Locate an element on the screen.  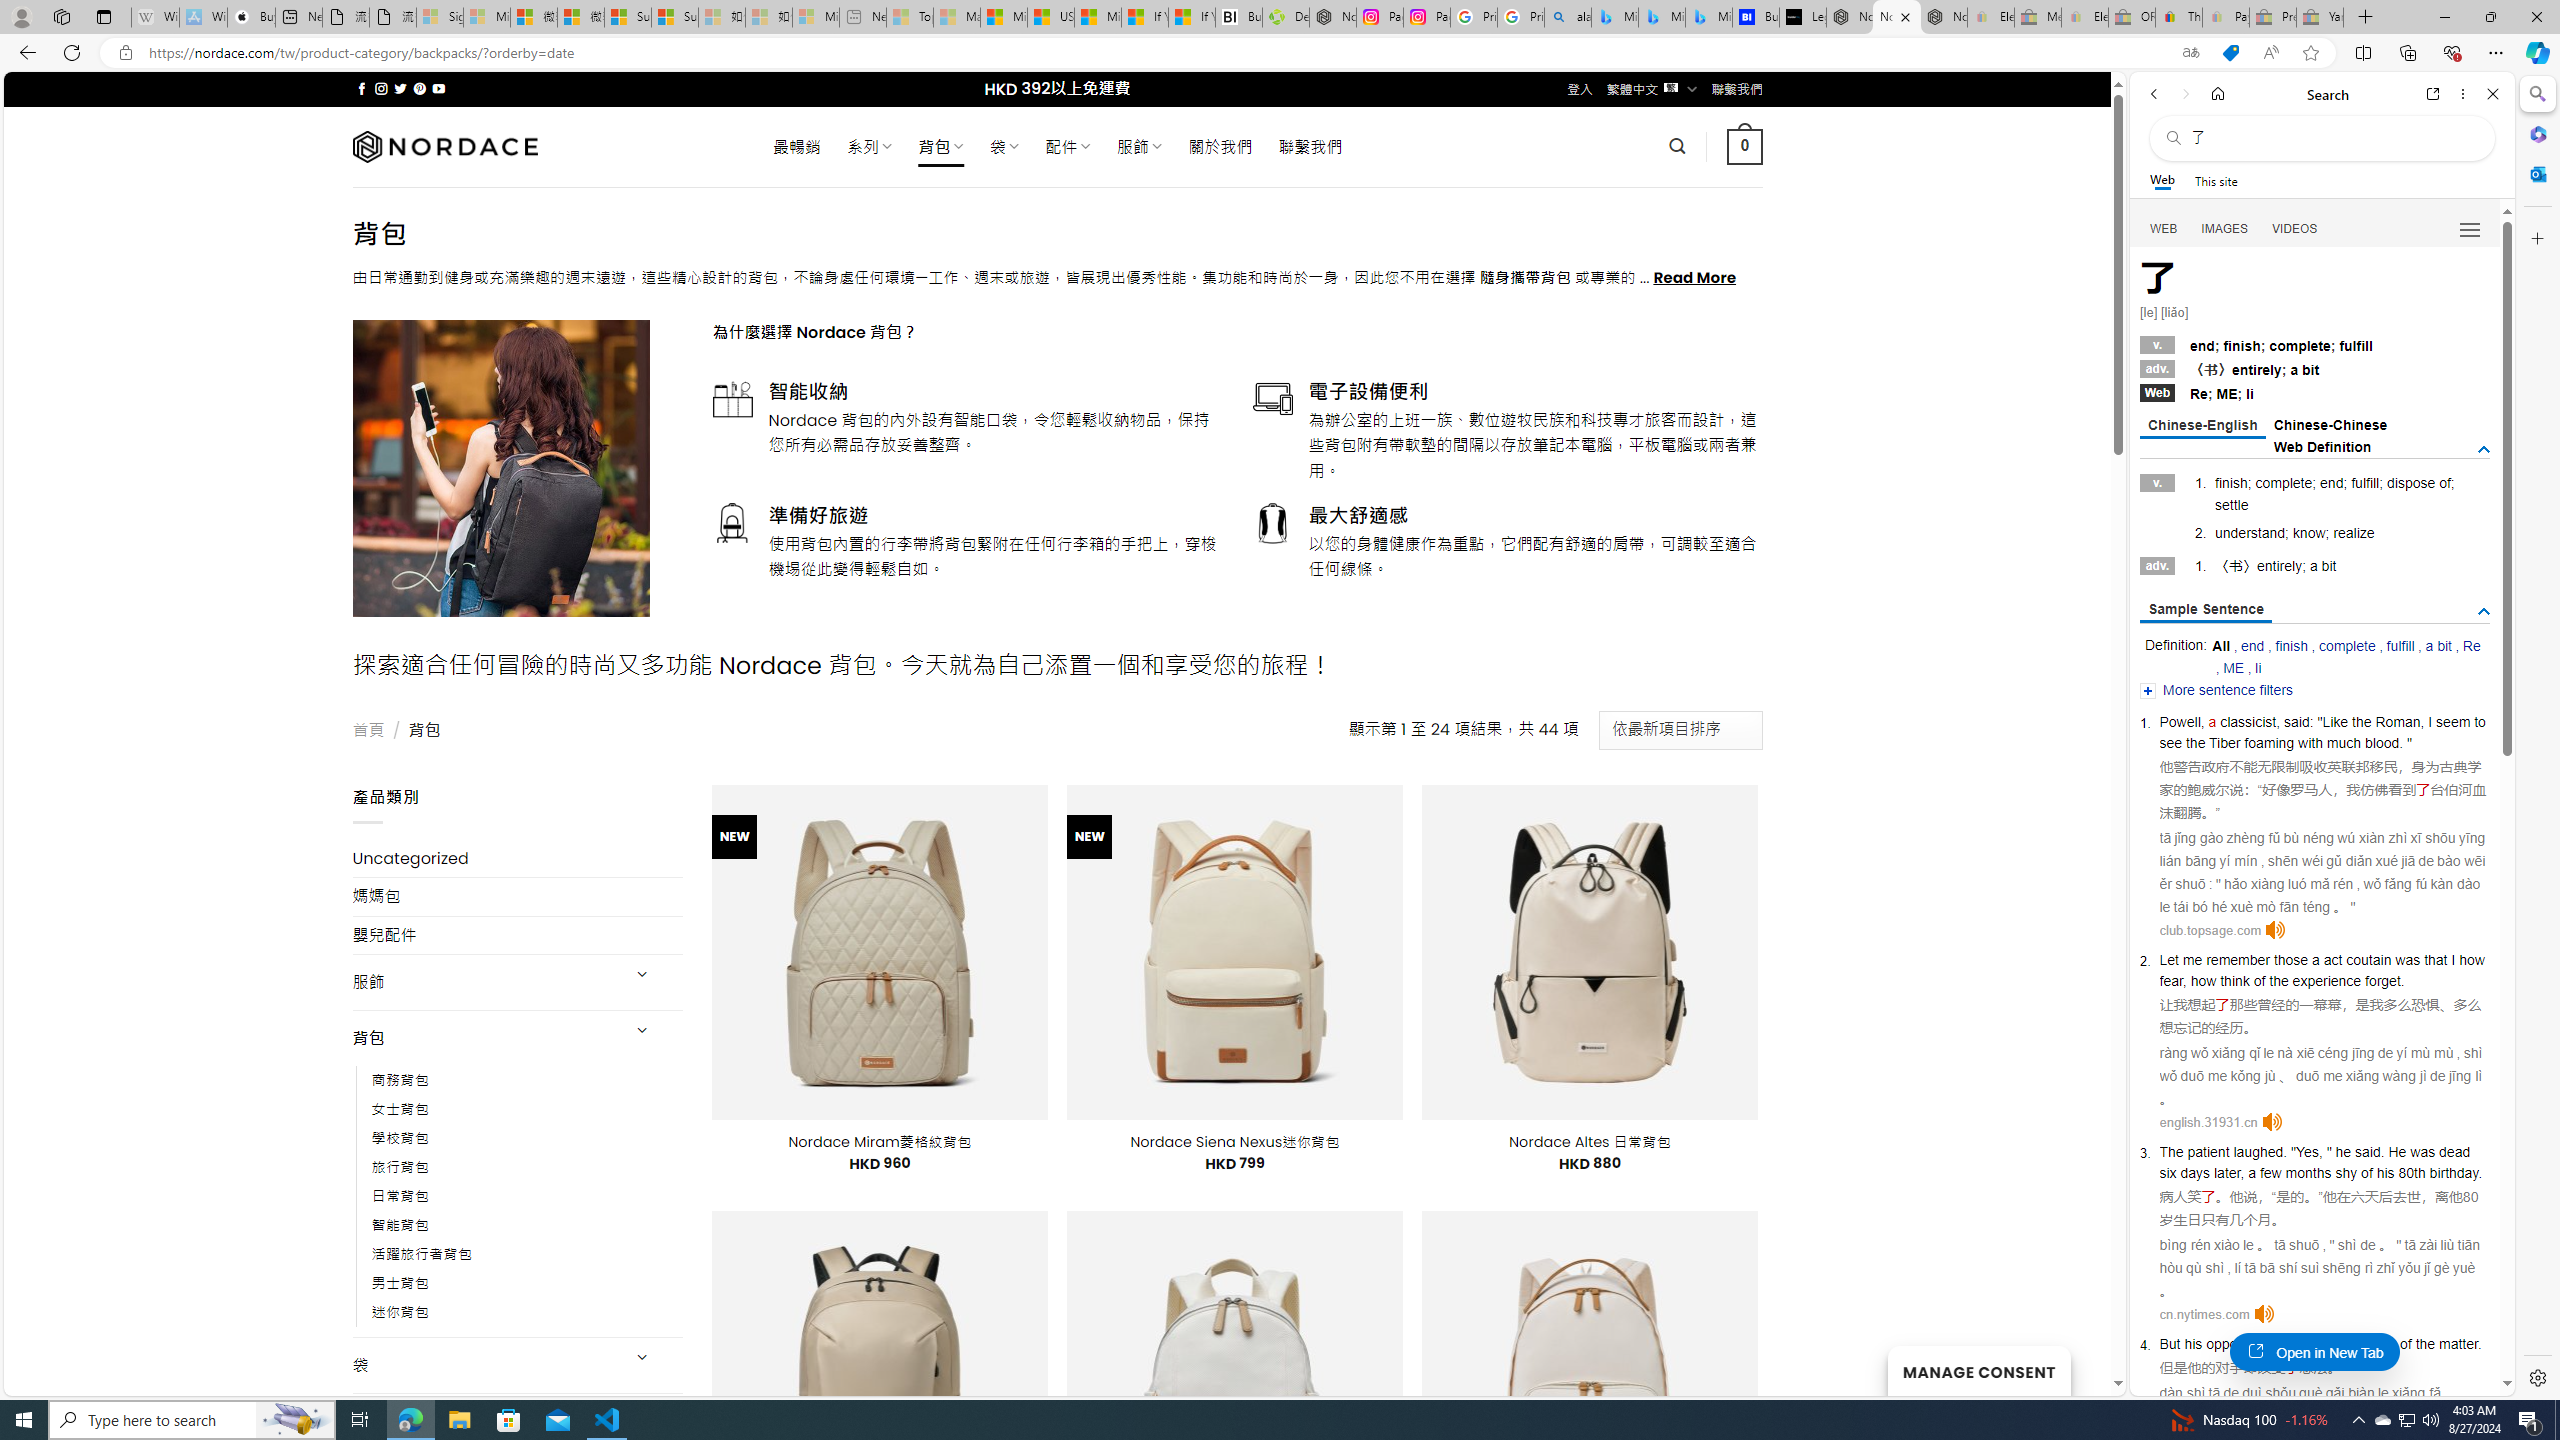
'club.topsage.com' is located at coordinates (2209, 930).